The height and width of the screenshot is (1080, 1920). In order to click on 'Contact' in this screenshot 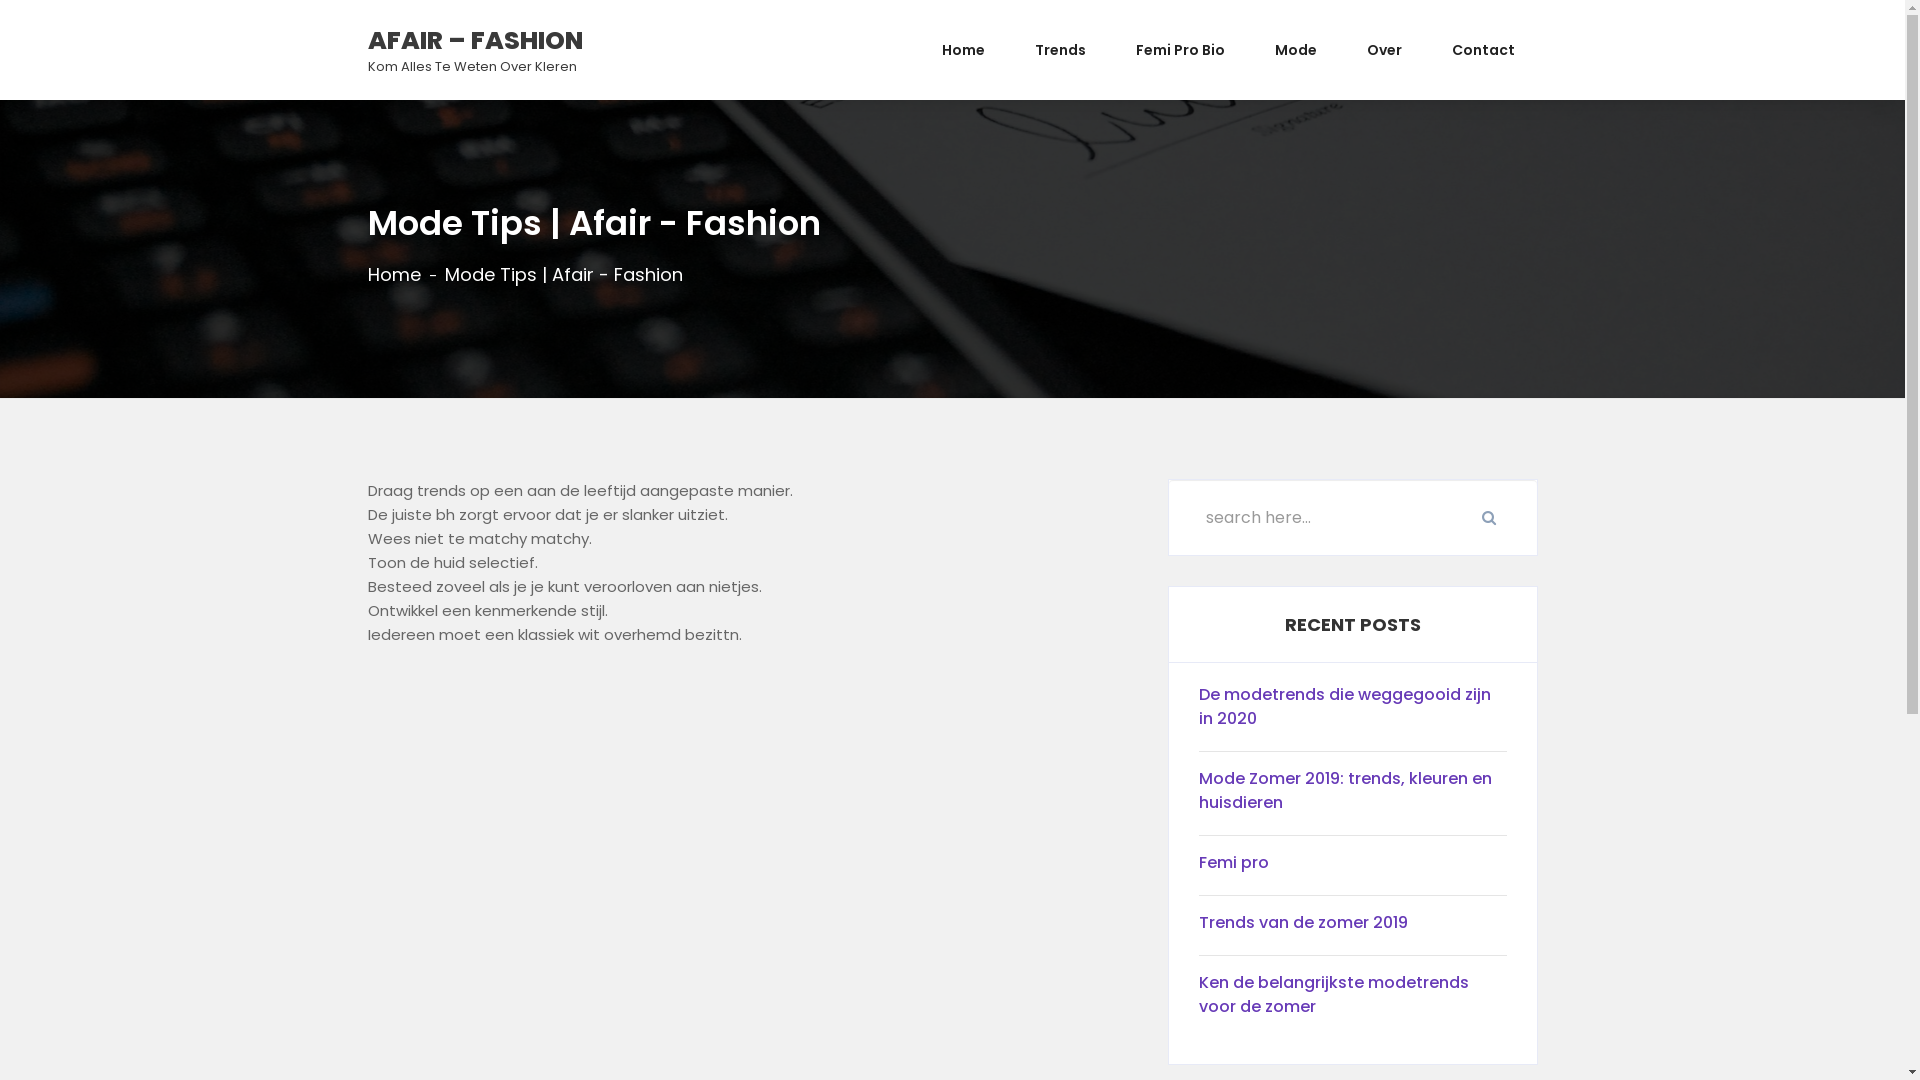, I will do `click(1482, 49)`.